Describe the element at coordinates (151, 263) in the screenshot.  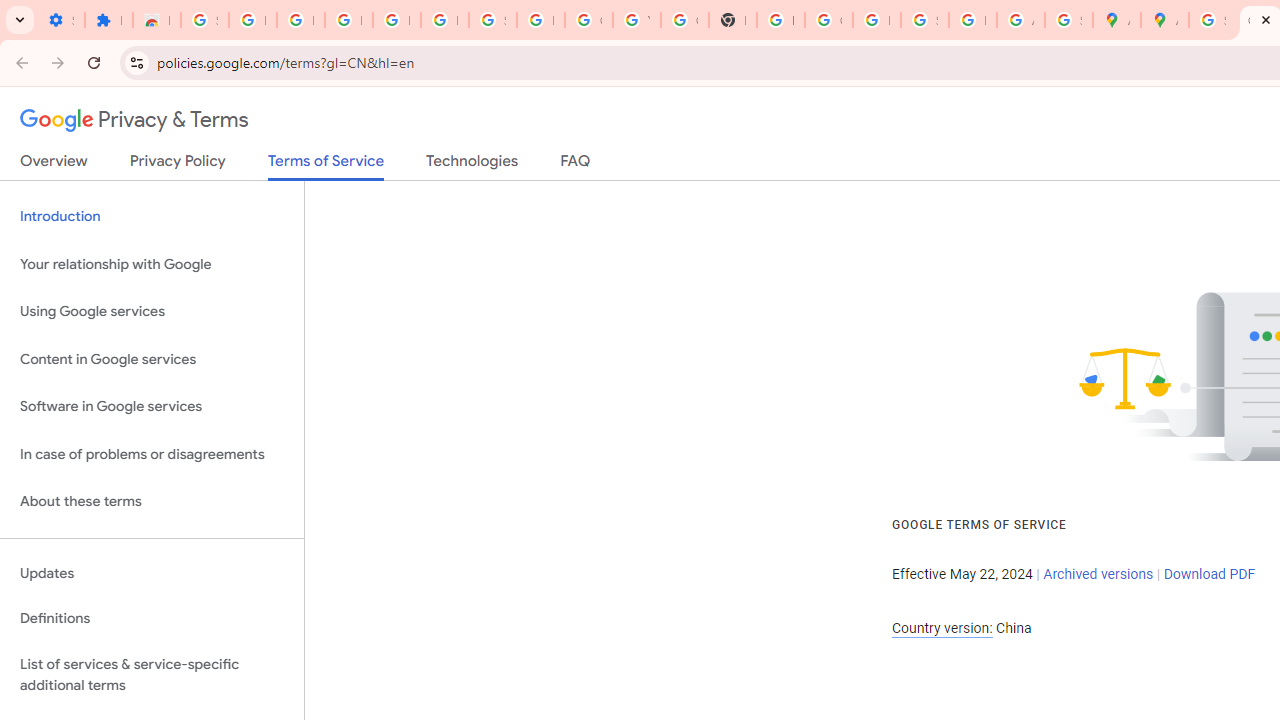
I see `'Your relationship with Google'` at that location.